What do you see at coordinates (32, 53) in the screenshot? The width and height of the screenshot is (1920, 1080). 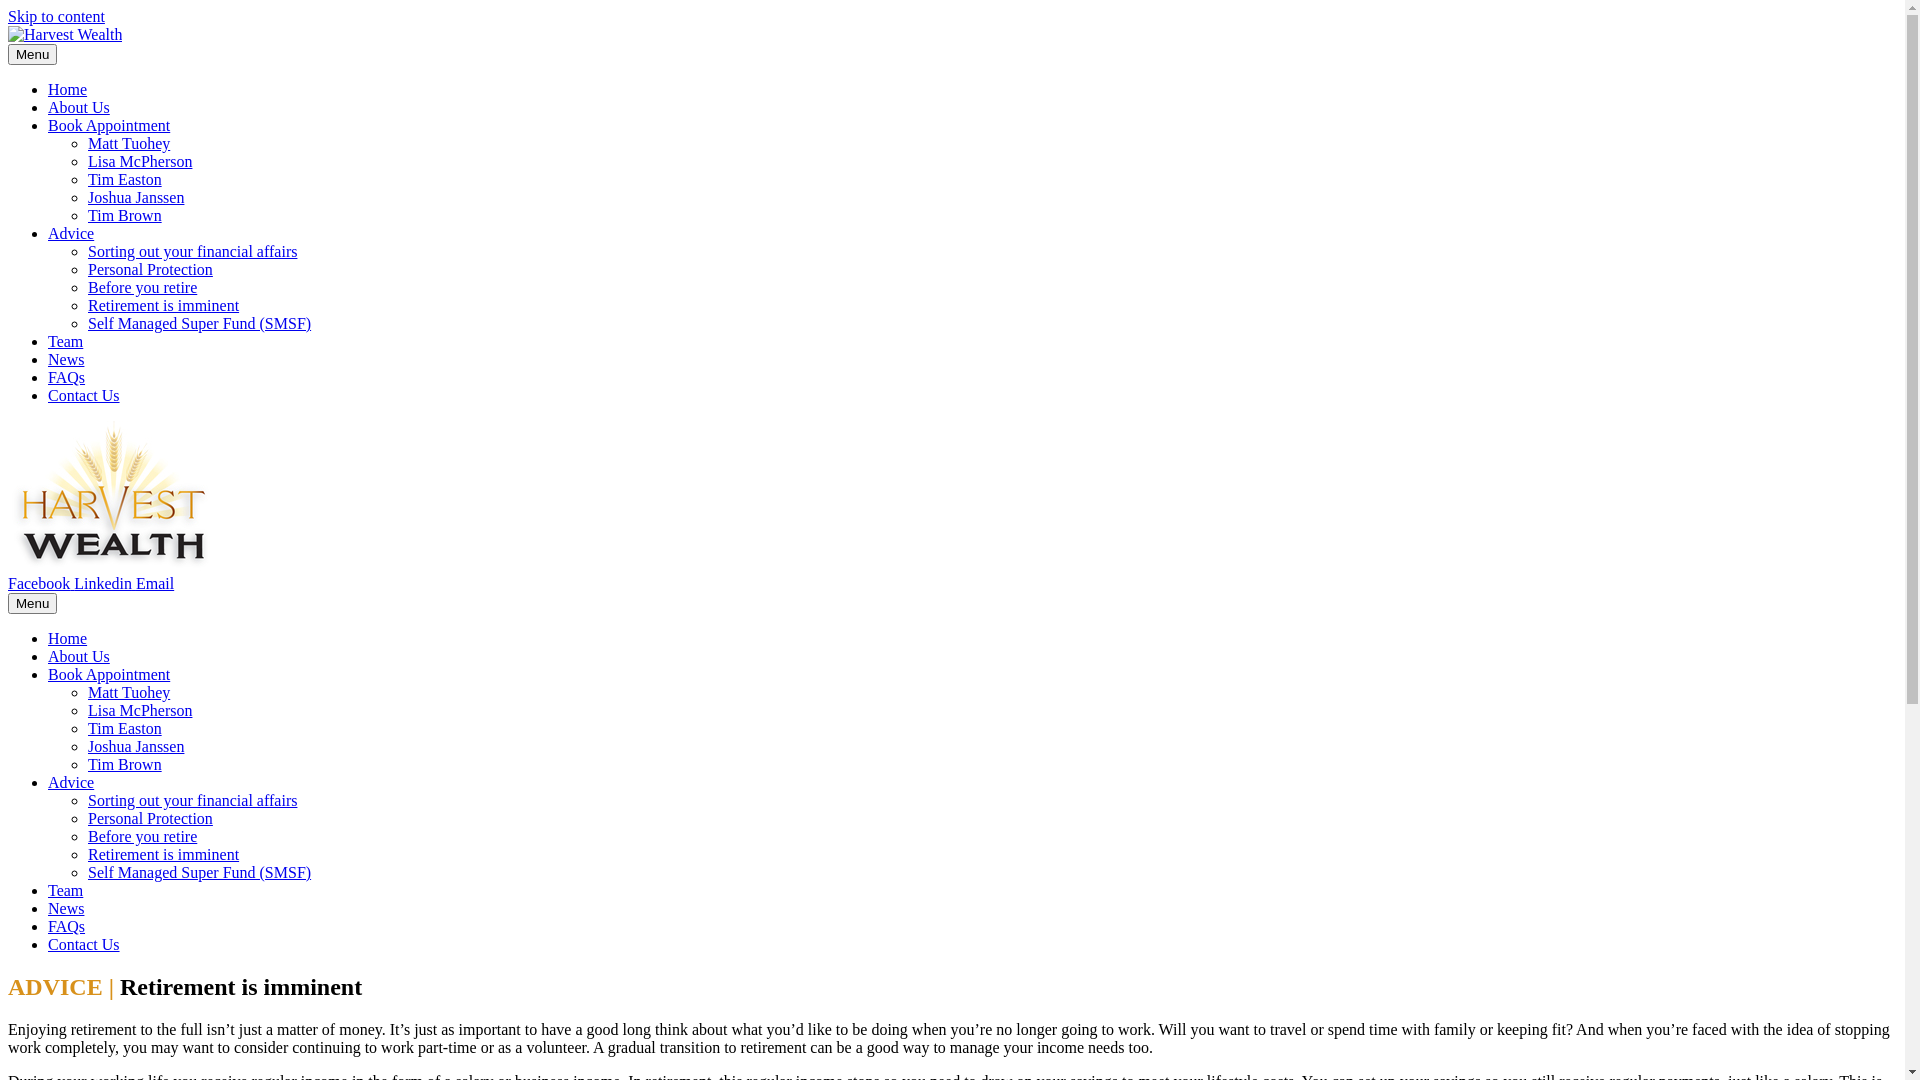 I see `'Menu'` at bounding box center [32, 53].